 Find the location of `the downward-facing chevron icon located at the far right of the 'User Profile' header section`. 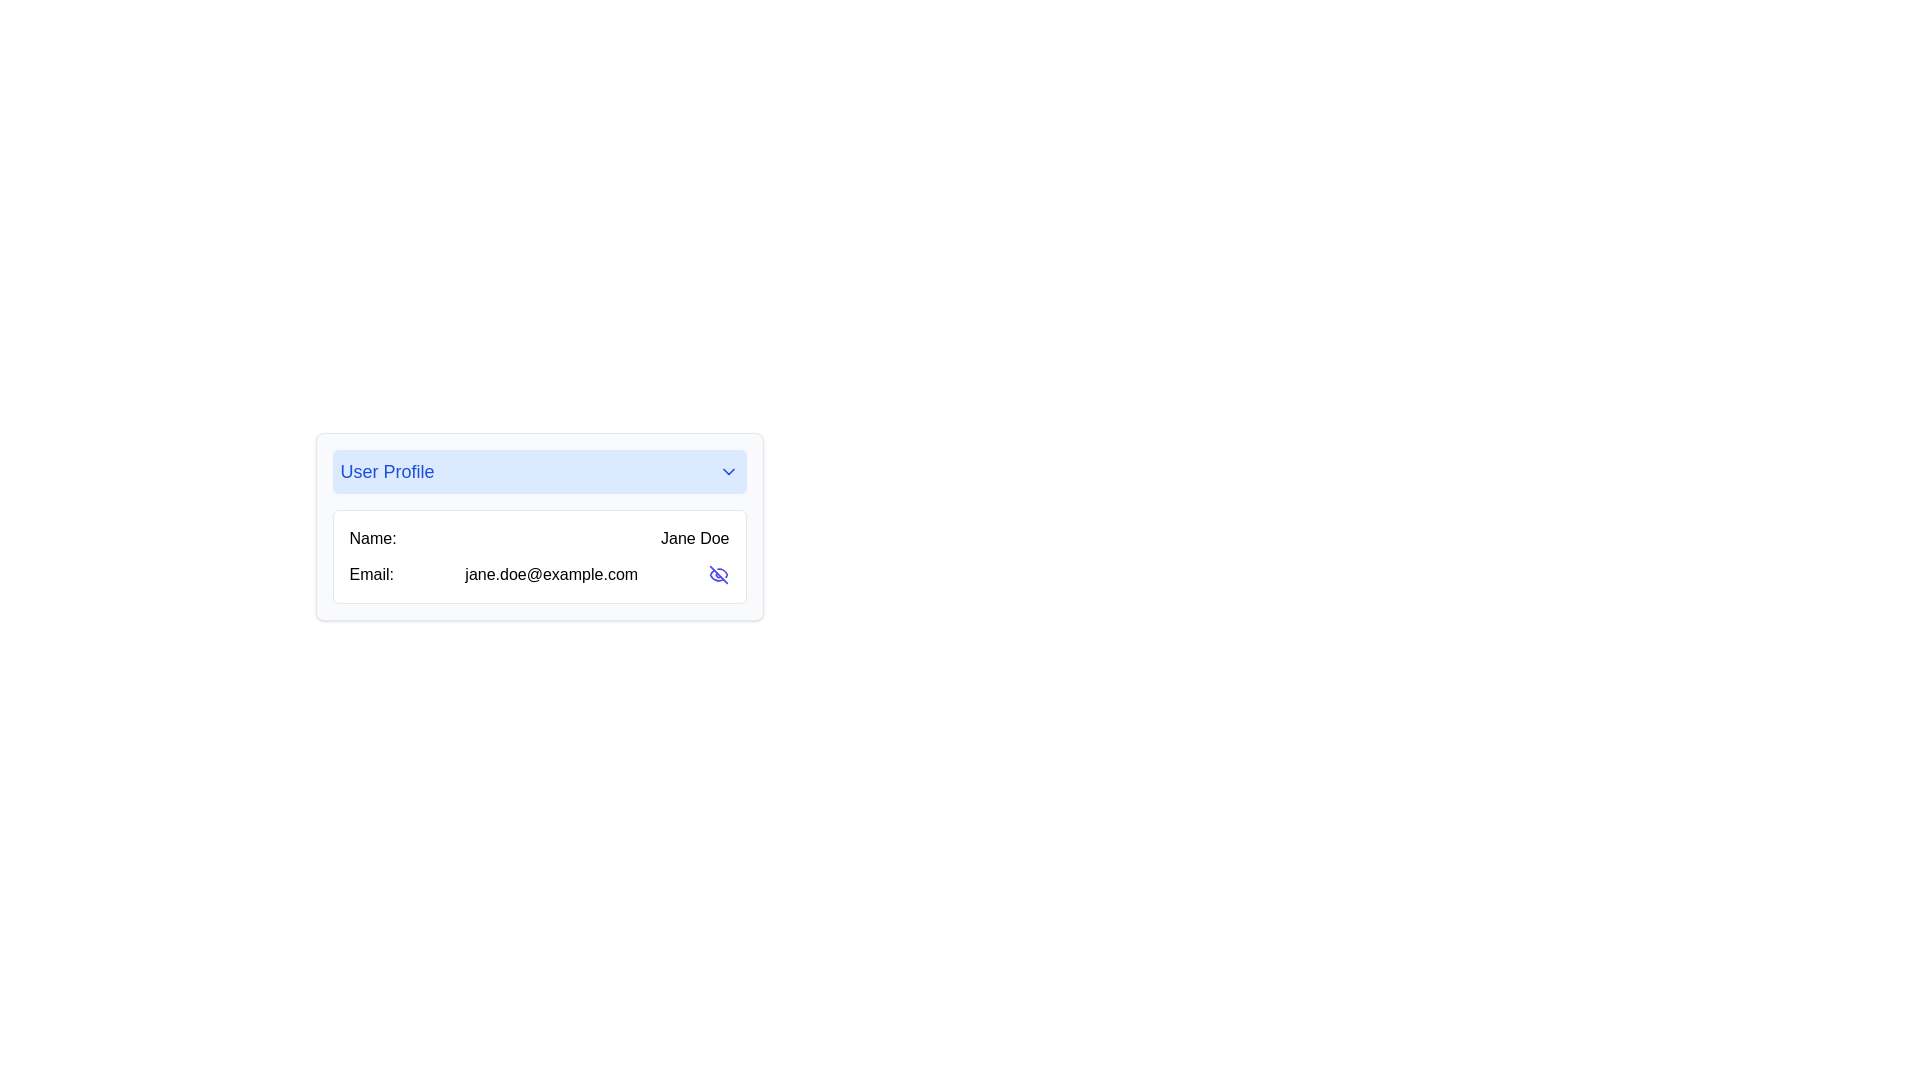

the downward-facing chevron icon located at the far right of the 'User Profile' header section is located at coordinates (727, 471).